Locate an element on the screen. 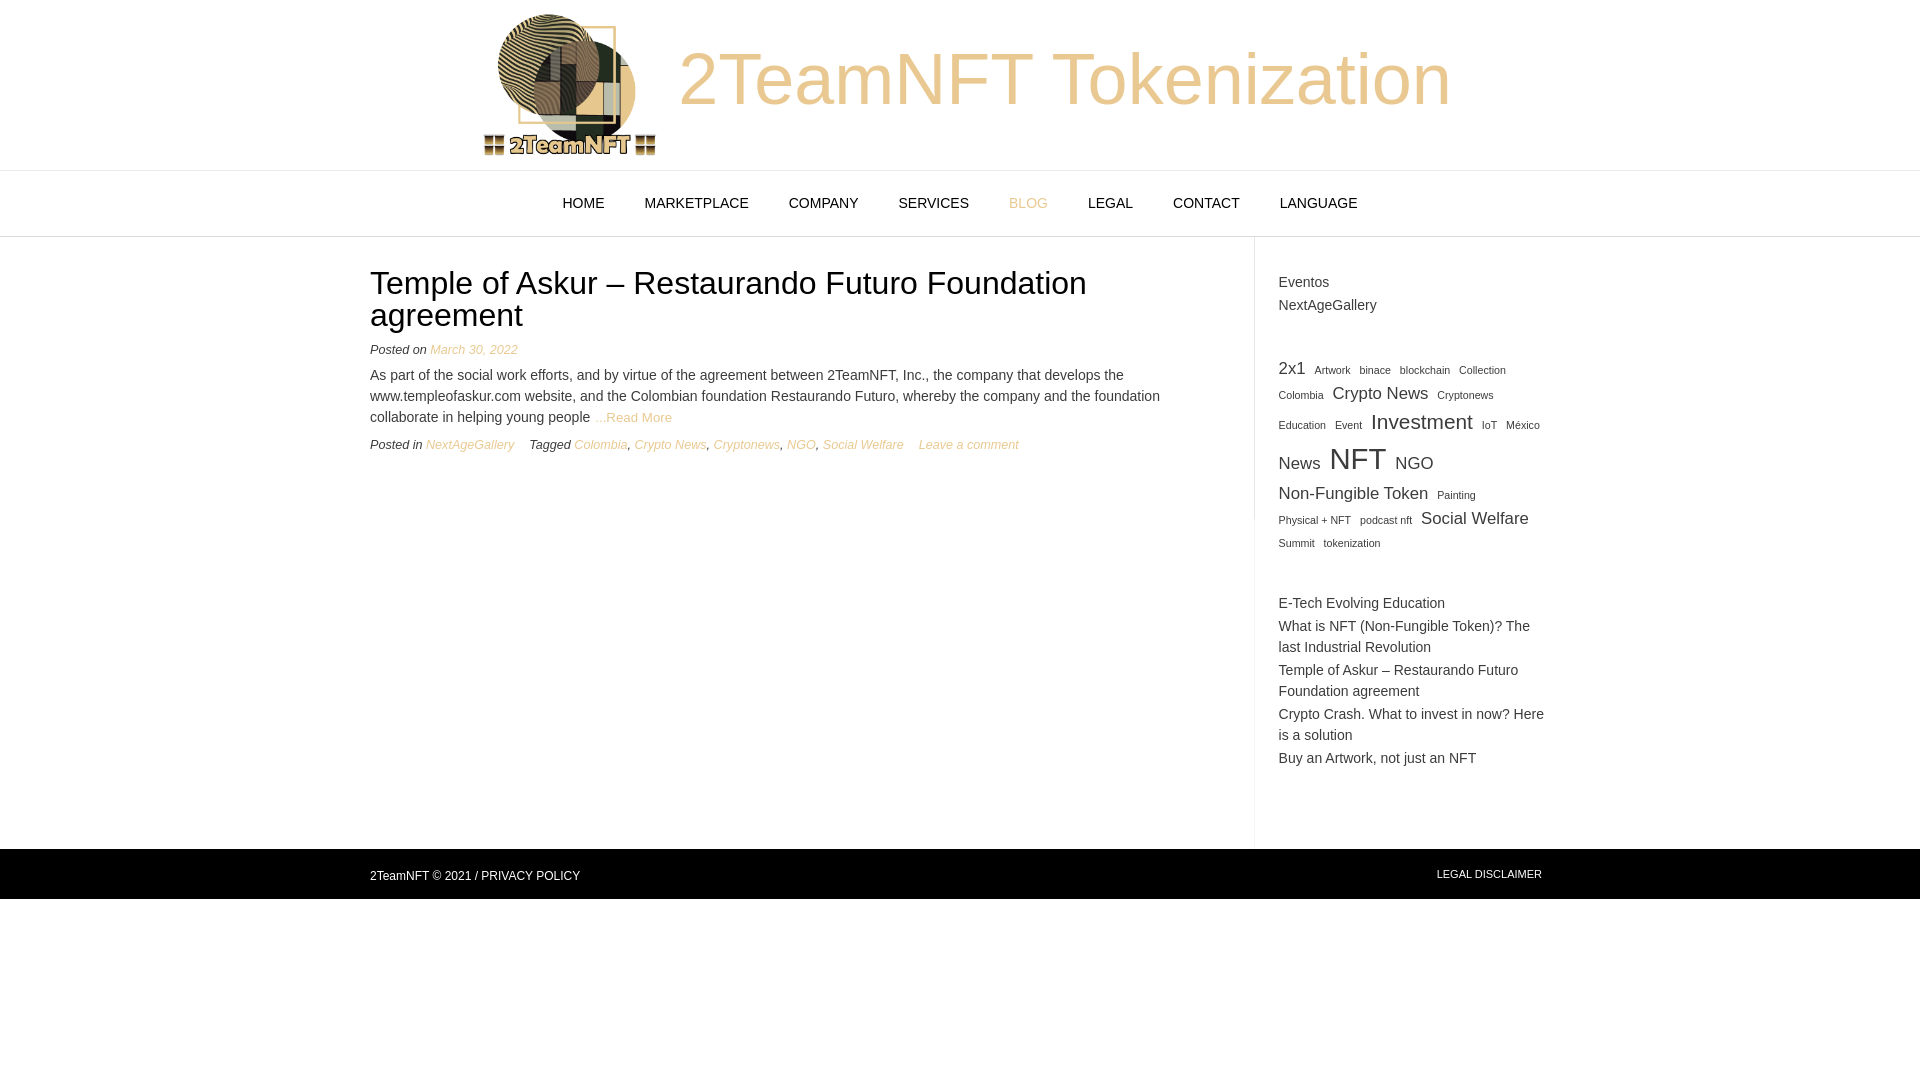 The image size is (1920, 1080). 'Eventos' is located at coordinates (1304, 281).